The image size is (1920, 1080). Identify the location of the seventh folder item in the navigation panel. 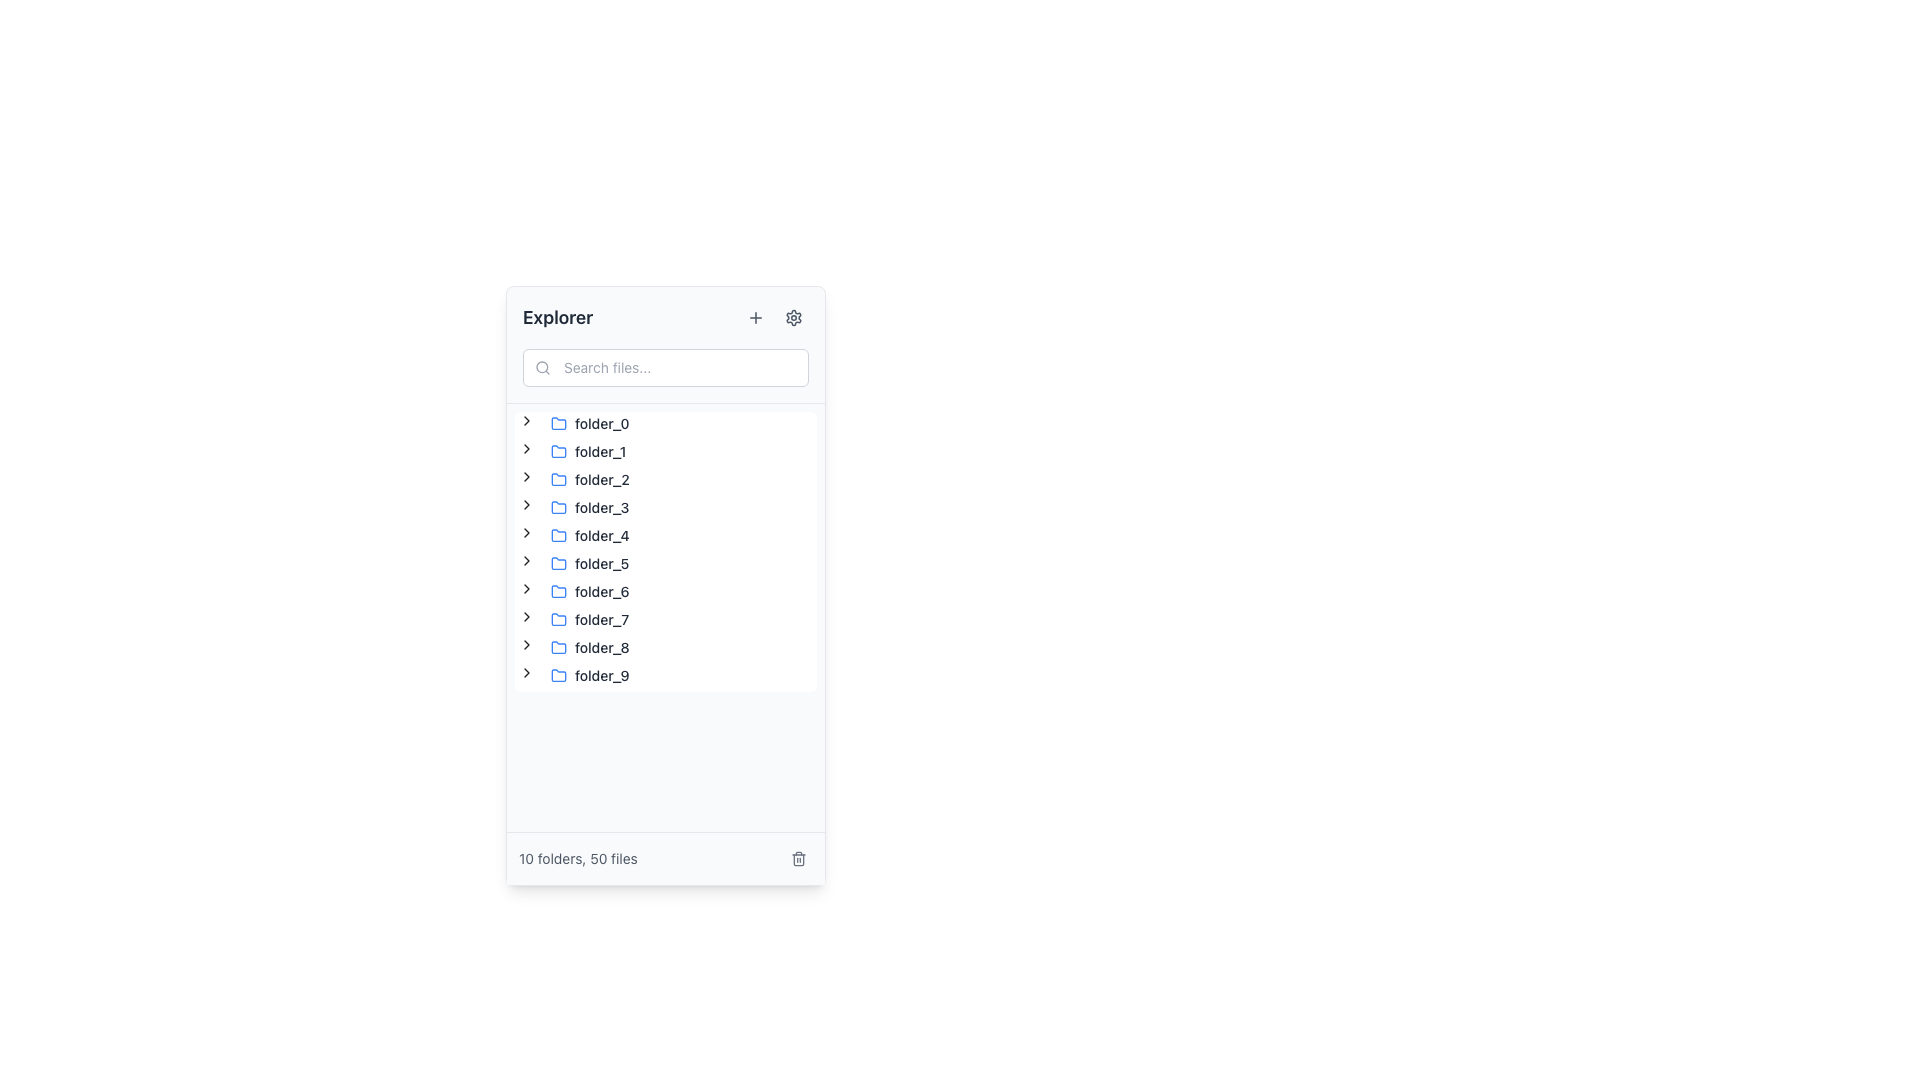
(589, 619).